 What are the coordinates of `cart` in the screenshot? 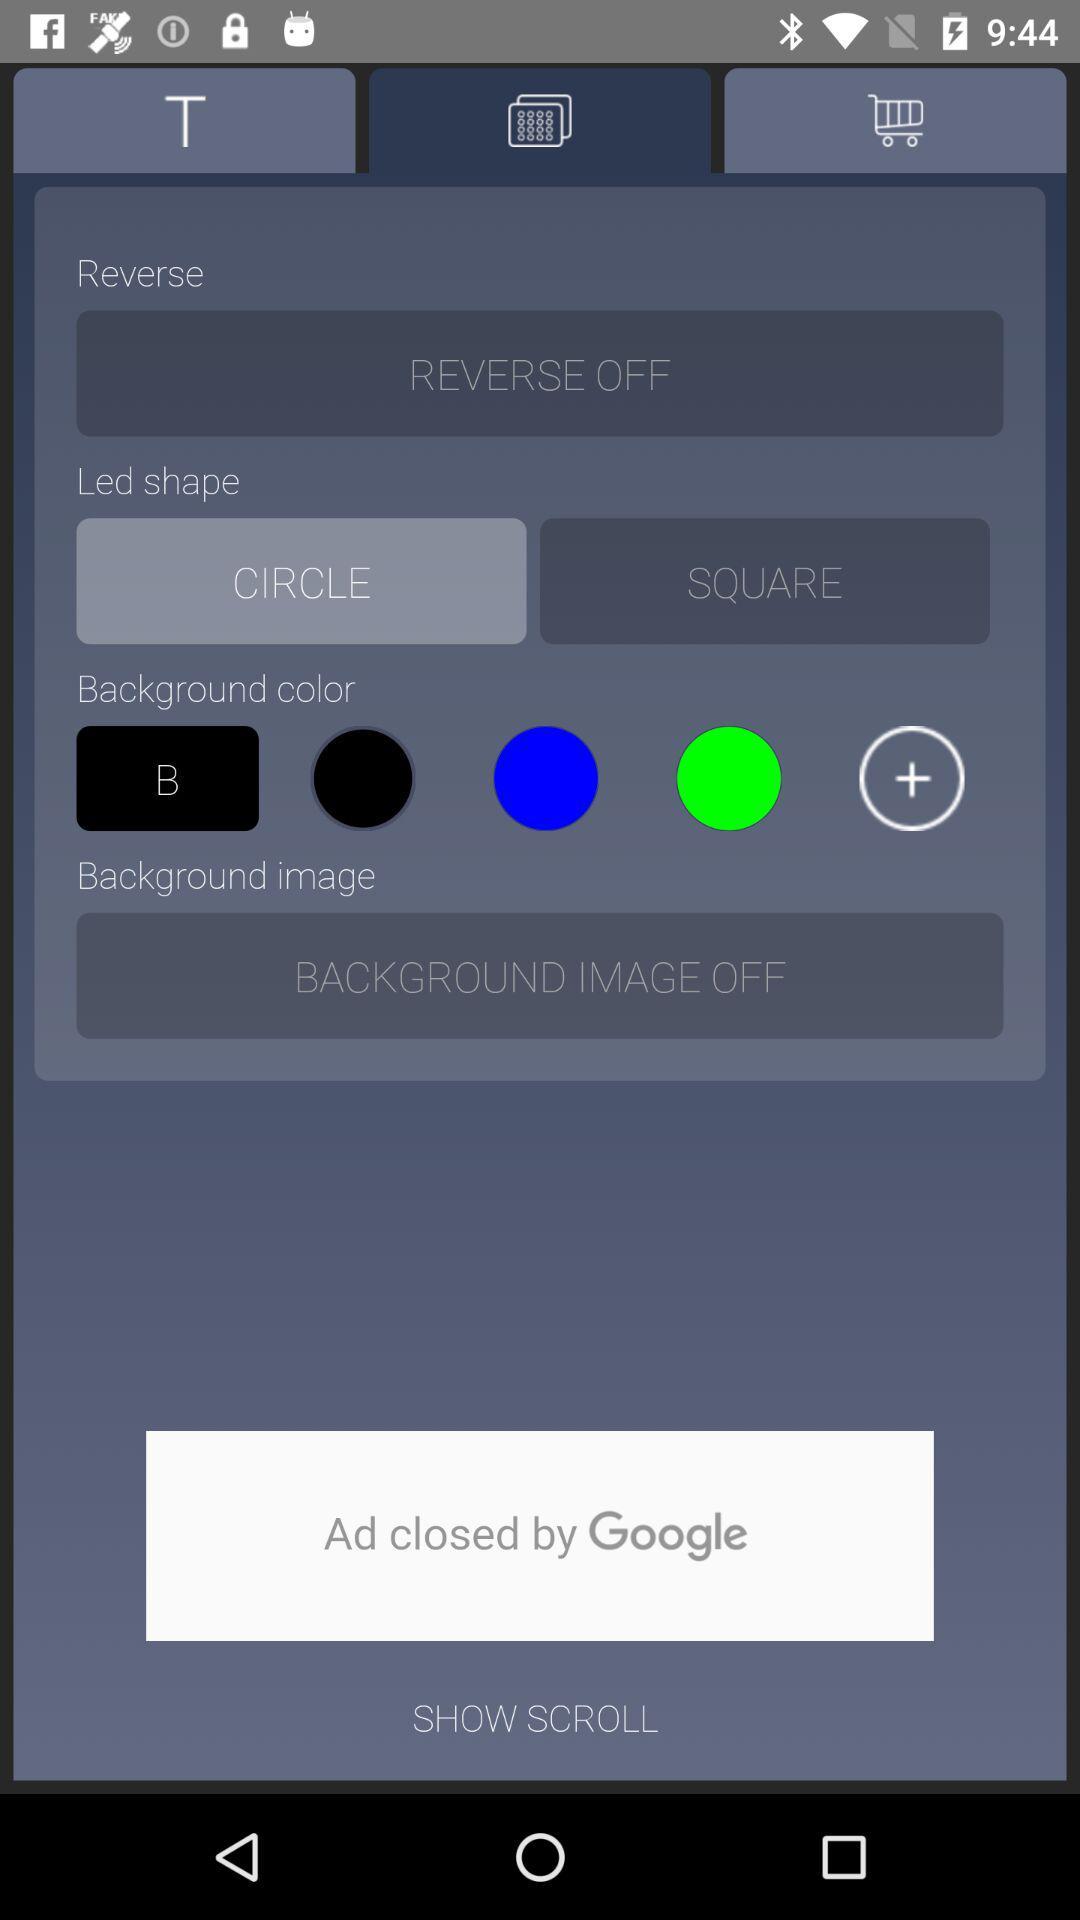 It's located at (894, 119).